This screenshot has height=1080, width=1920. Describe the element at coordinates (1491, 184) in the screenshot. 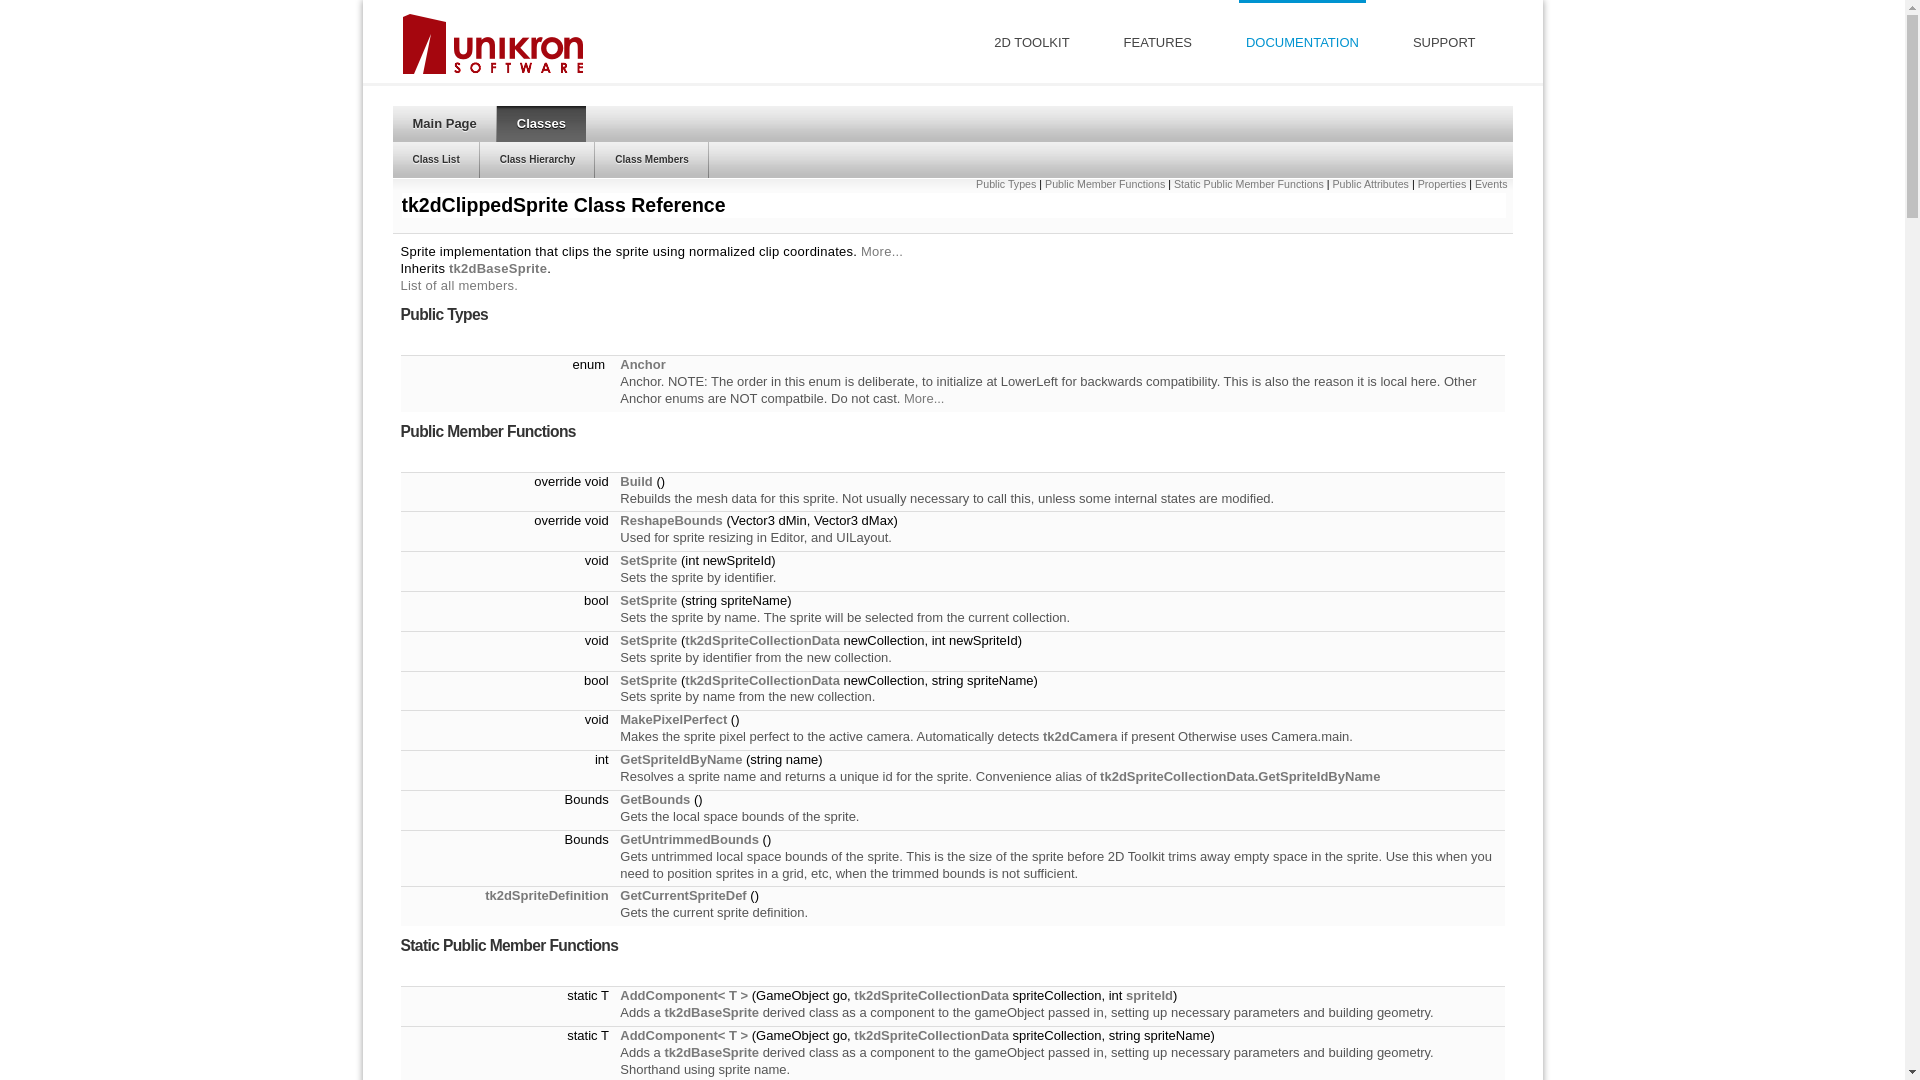

I see `'Events'` at that location.